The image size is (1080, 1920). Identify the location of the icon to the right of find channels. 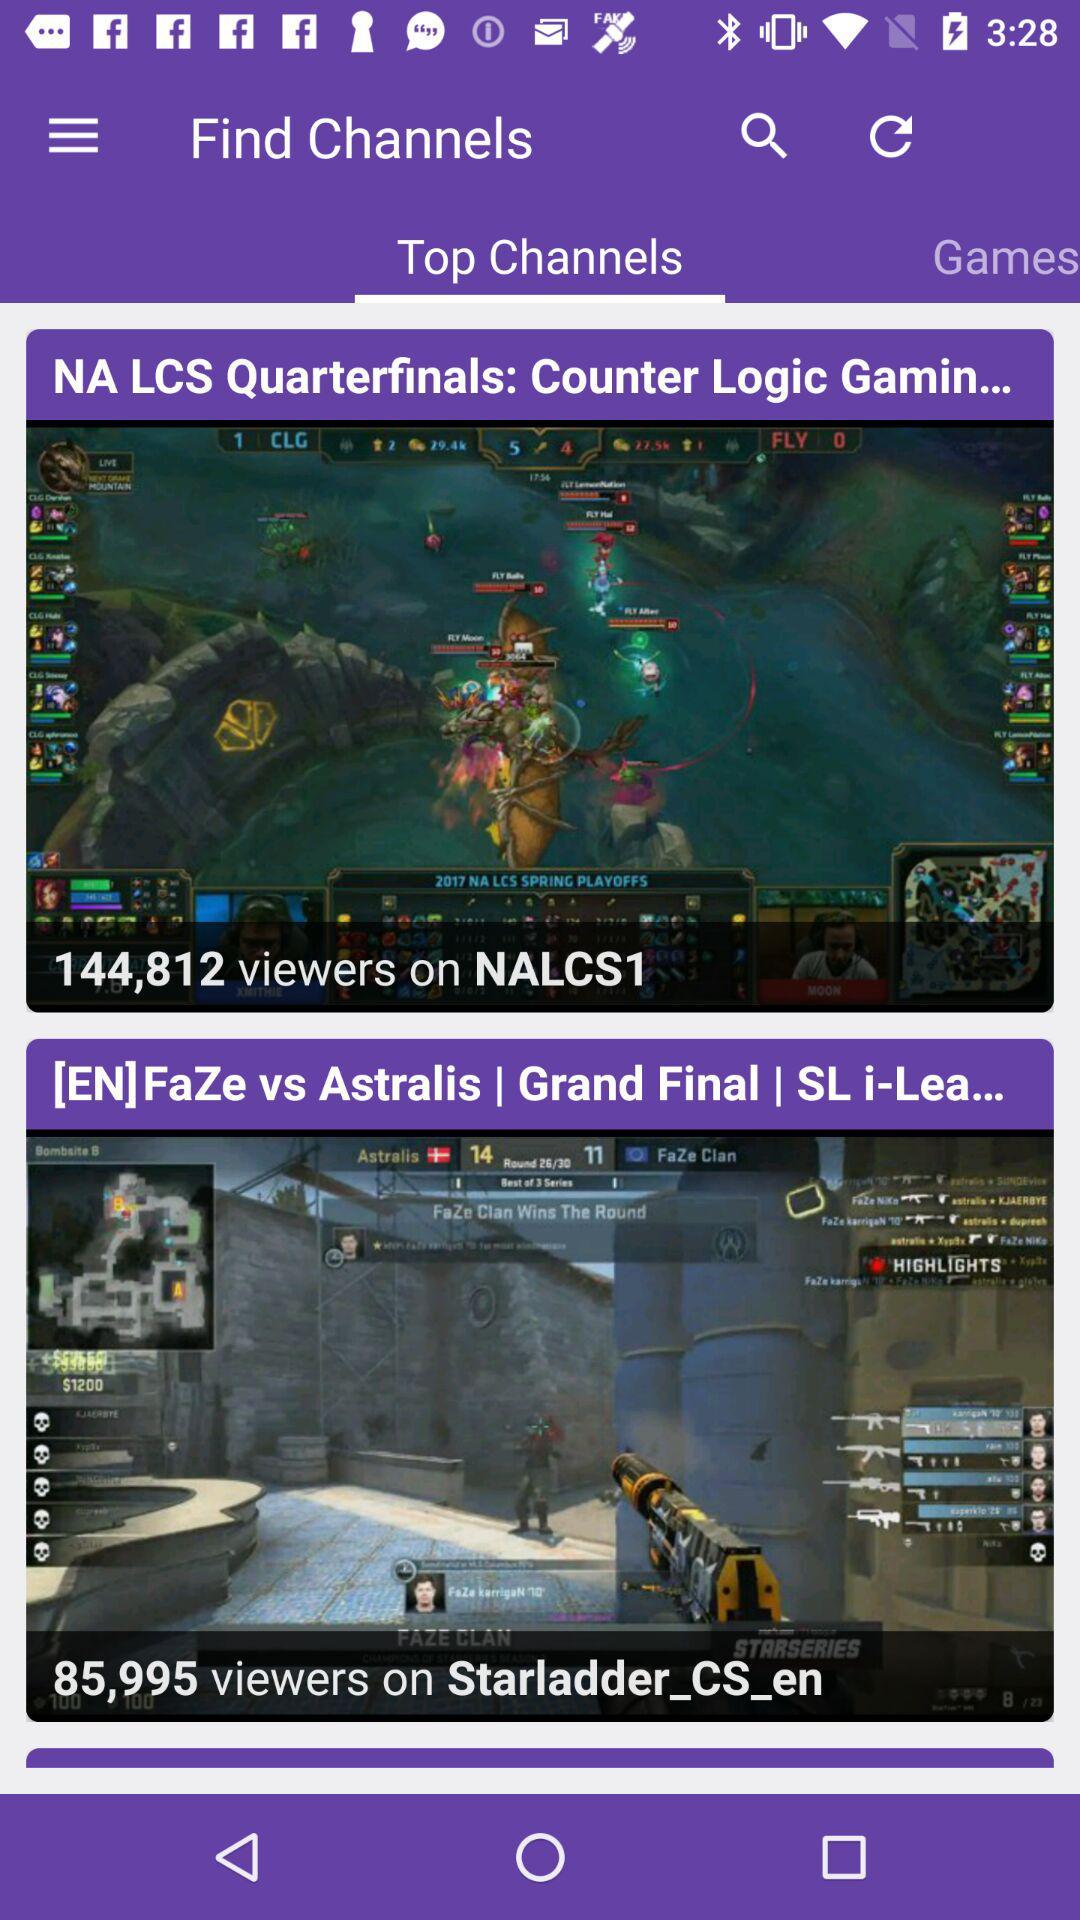
(764, 135).